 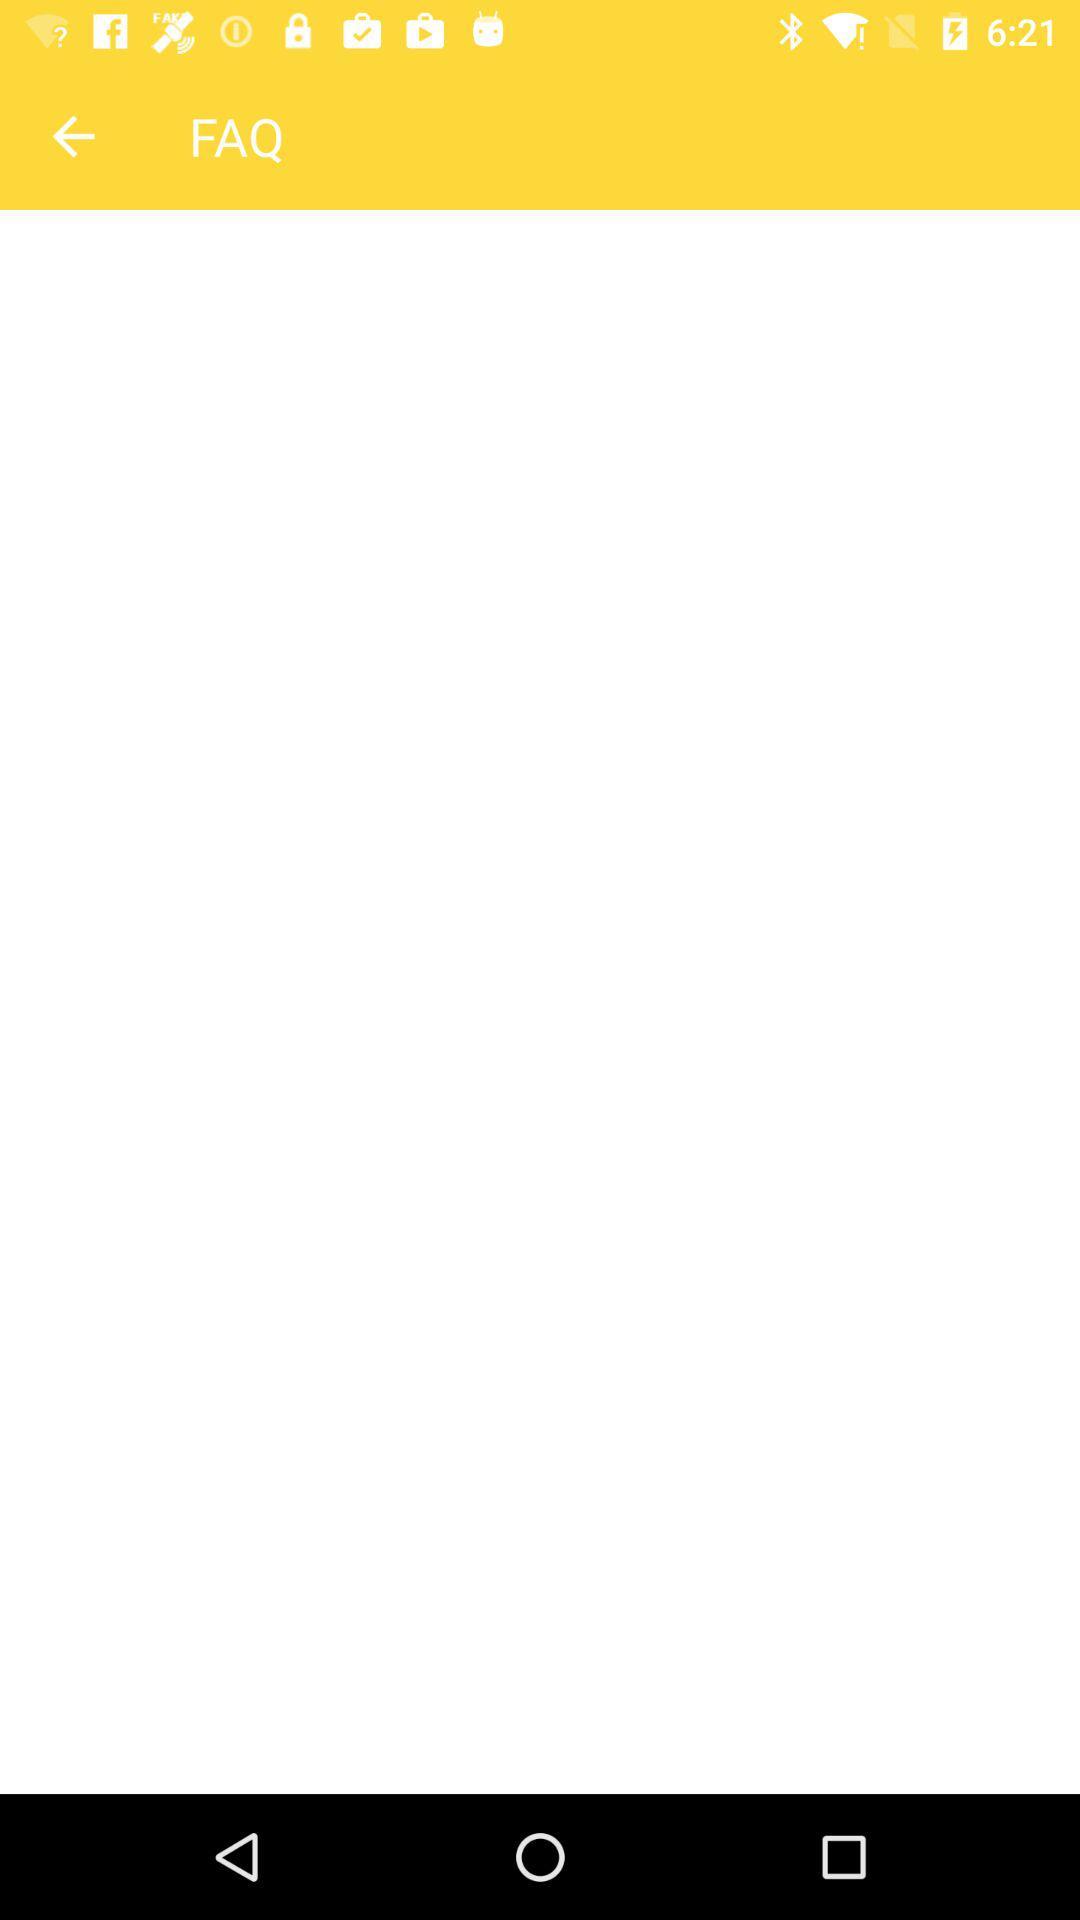 I want to click on back arrow, so click(x=72, y=135).